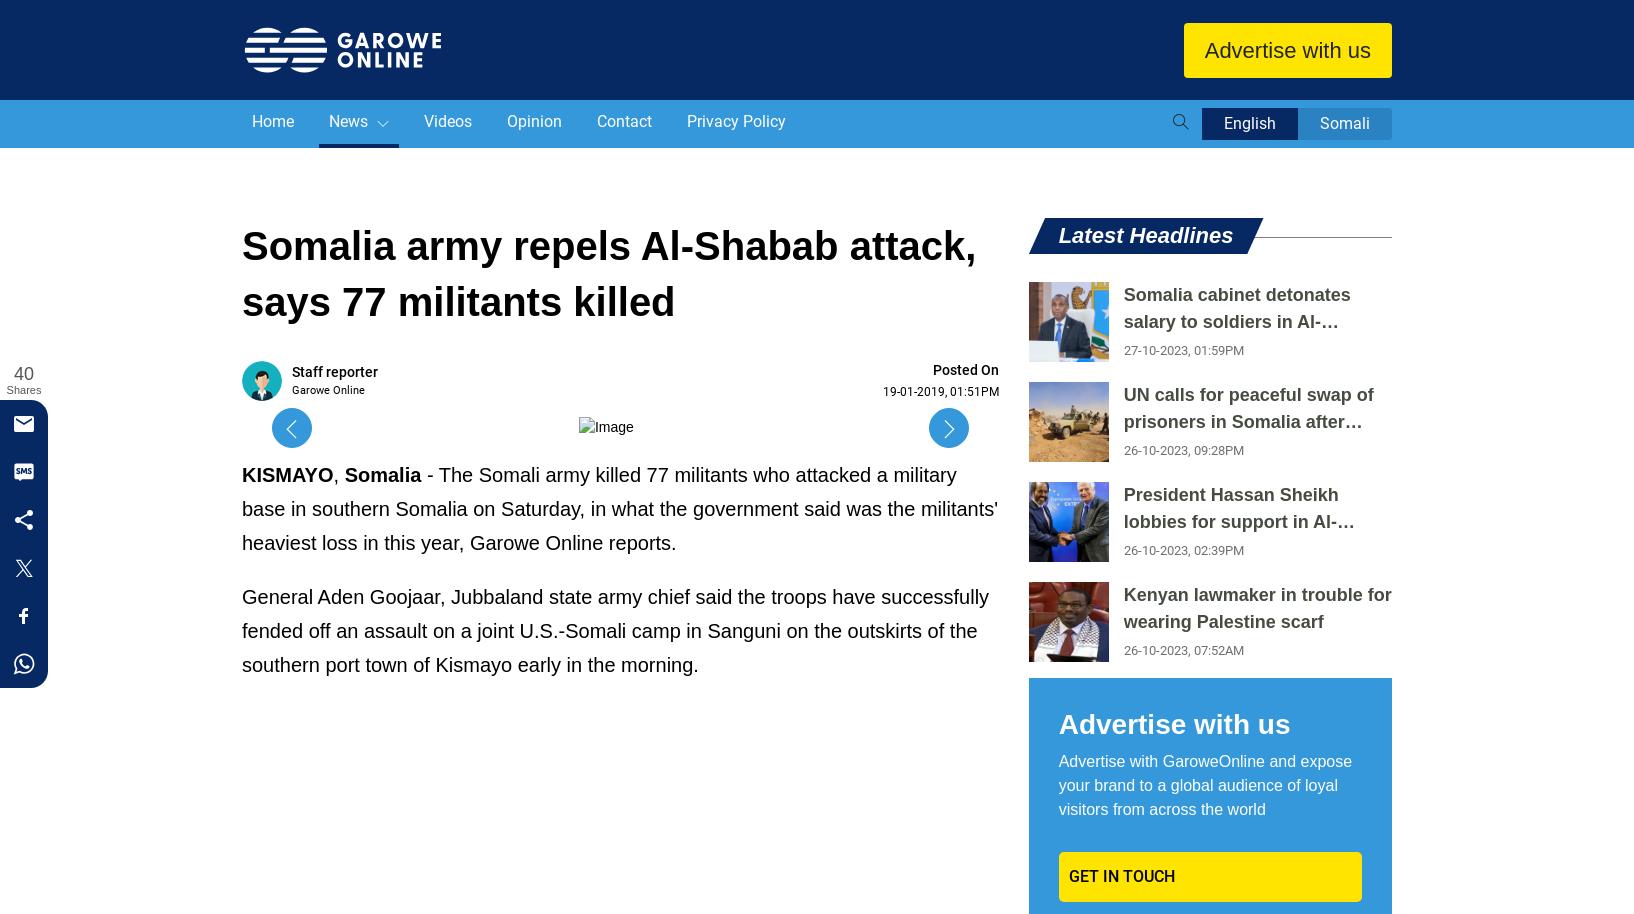 The image size is (1634, 914). What do you see at coordinates (624, 121) in the screenshot?
I see `'Contact'` at bounding box center [624, 121].